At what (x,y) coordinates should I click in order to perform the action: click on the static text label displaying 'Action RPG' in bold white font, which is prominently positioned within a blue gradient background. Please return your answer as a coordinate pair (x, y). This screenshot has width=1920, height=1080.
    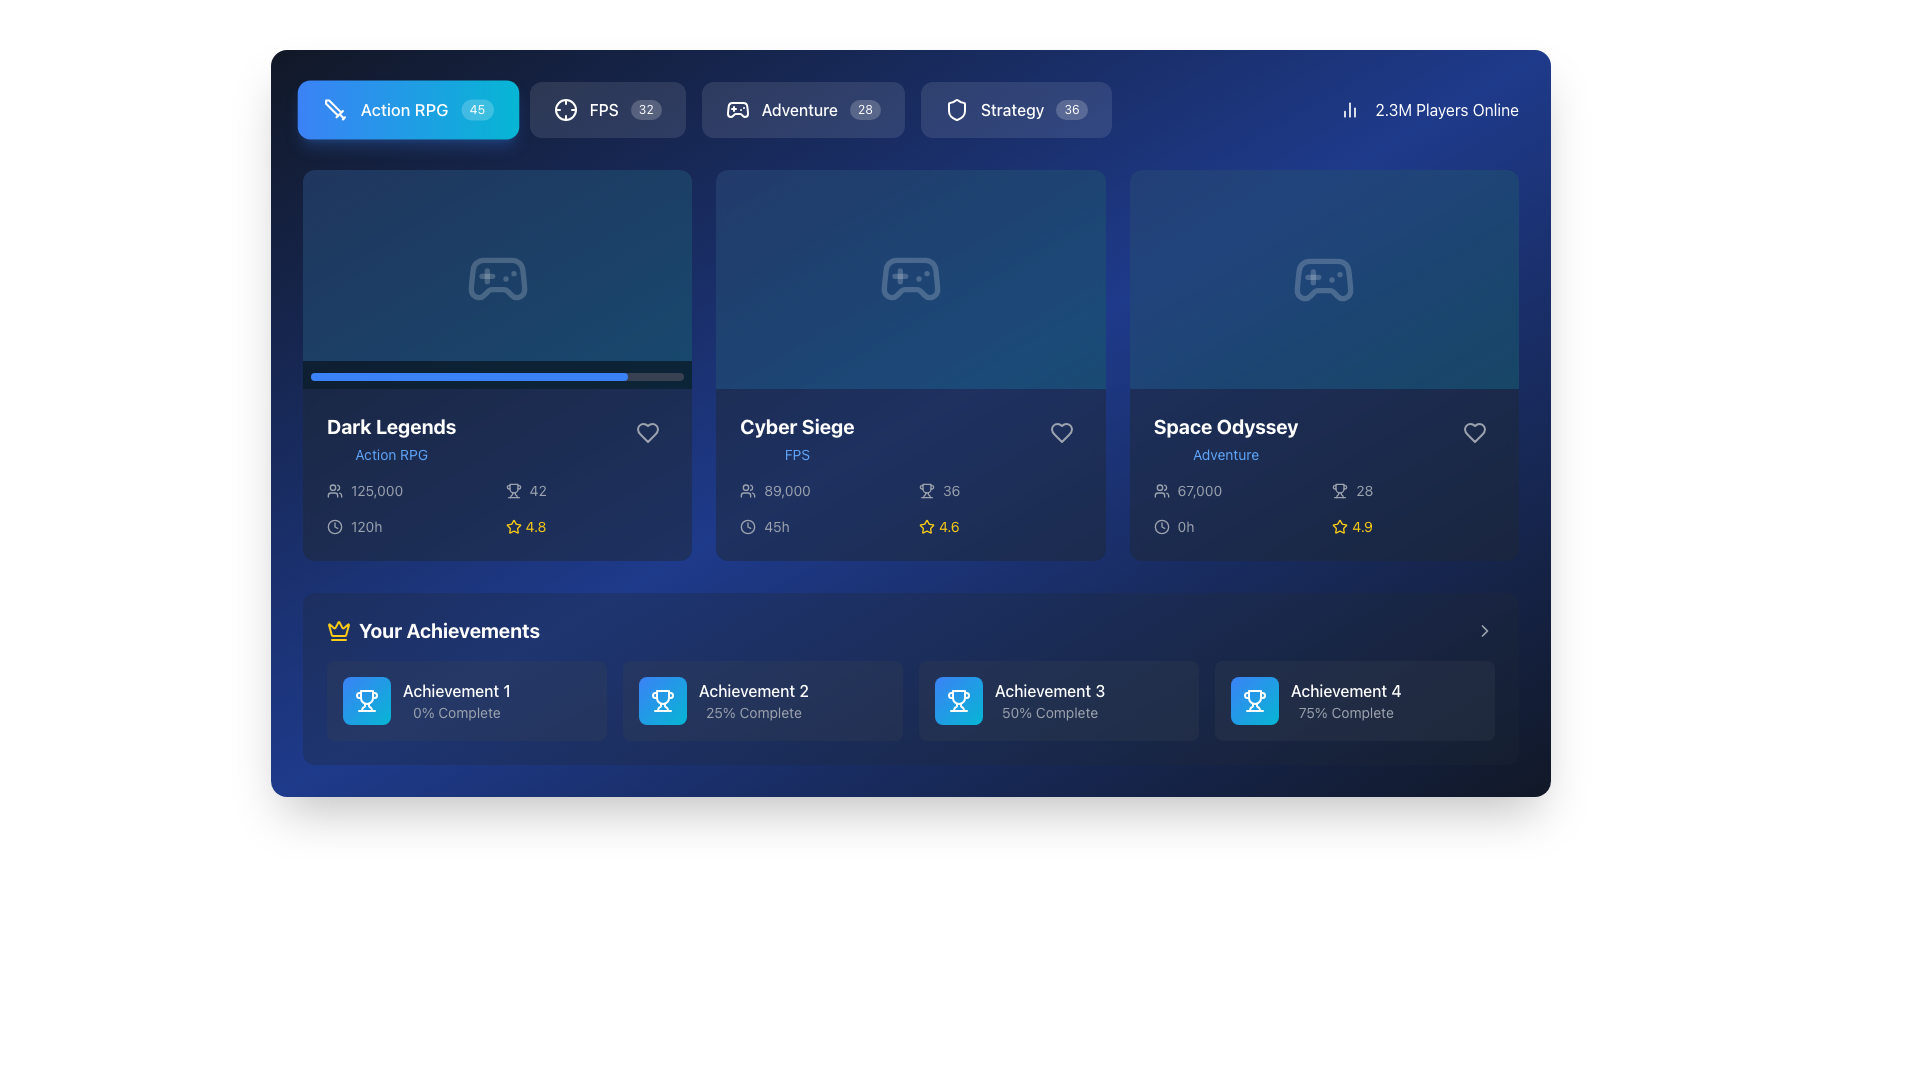
    Looking at the image, I should click on (403, 110).